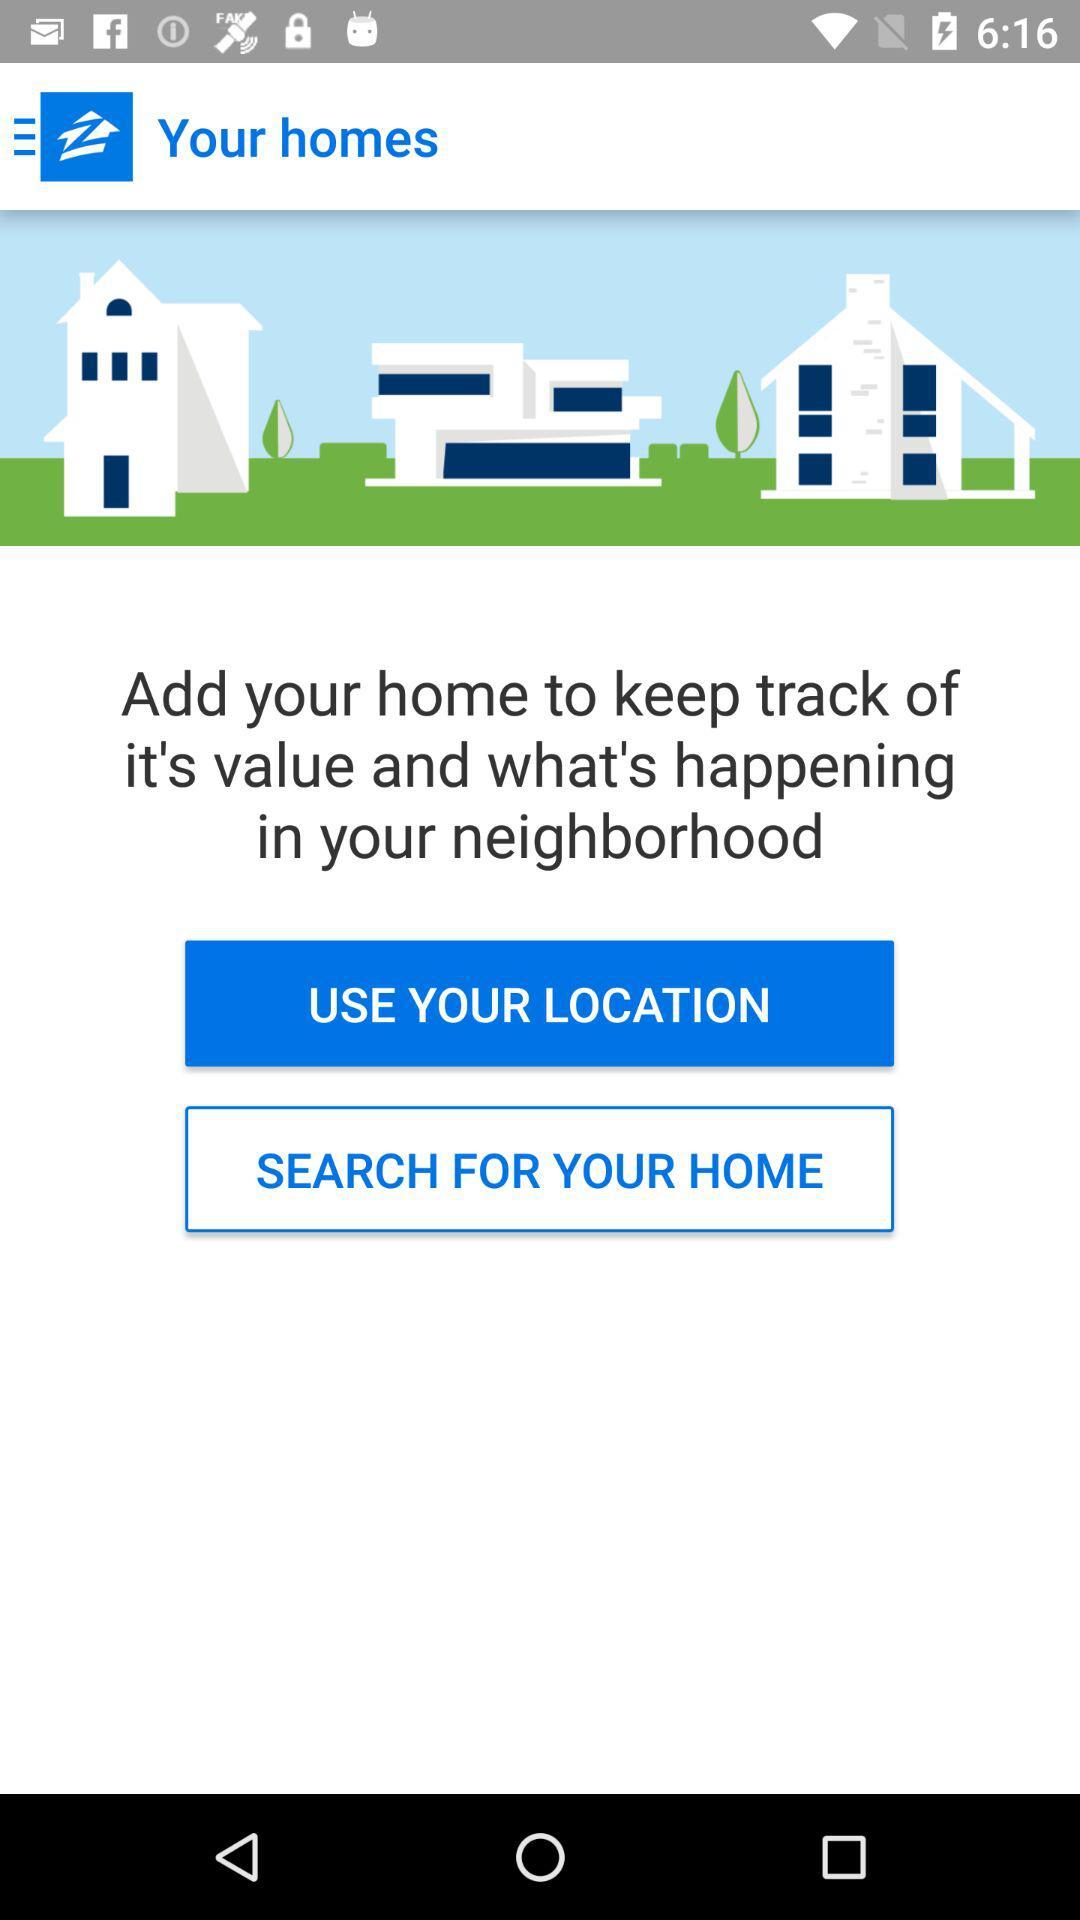 The image size is (1080, 1920). I want to click on search for your, so click(538, 1169).